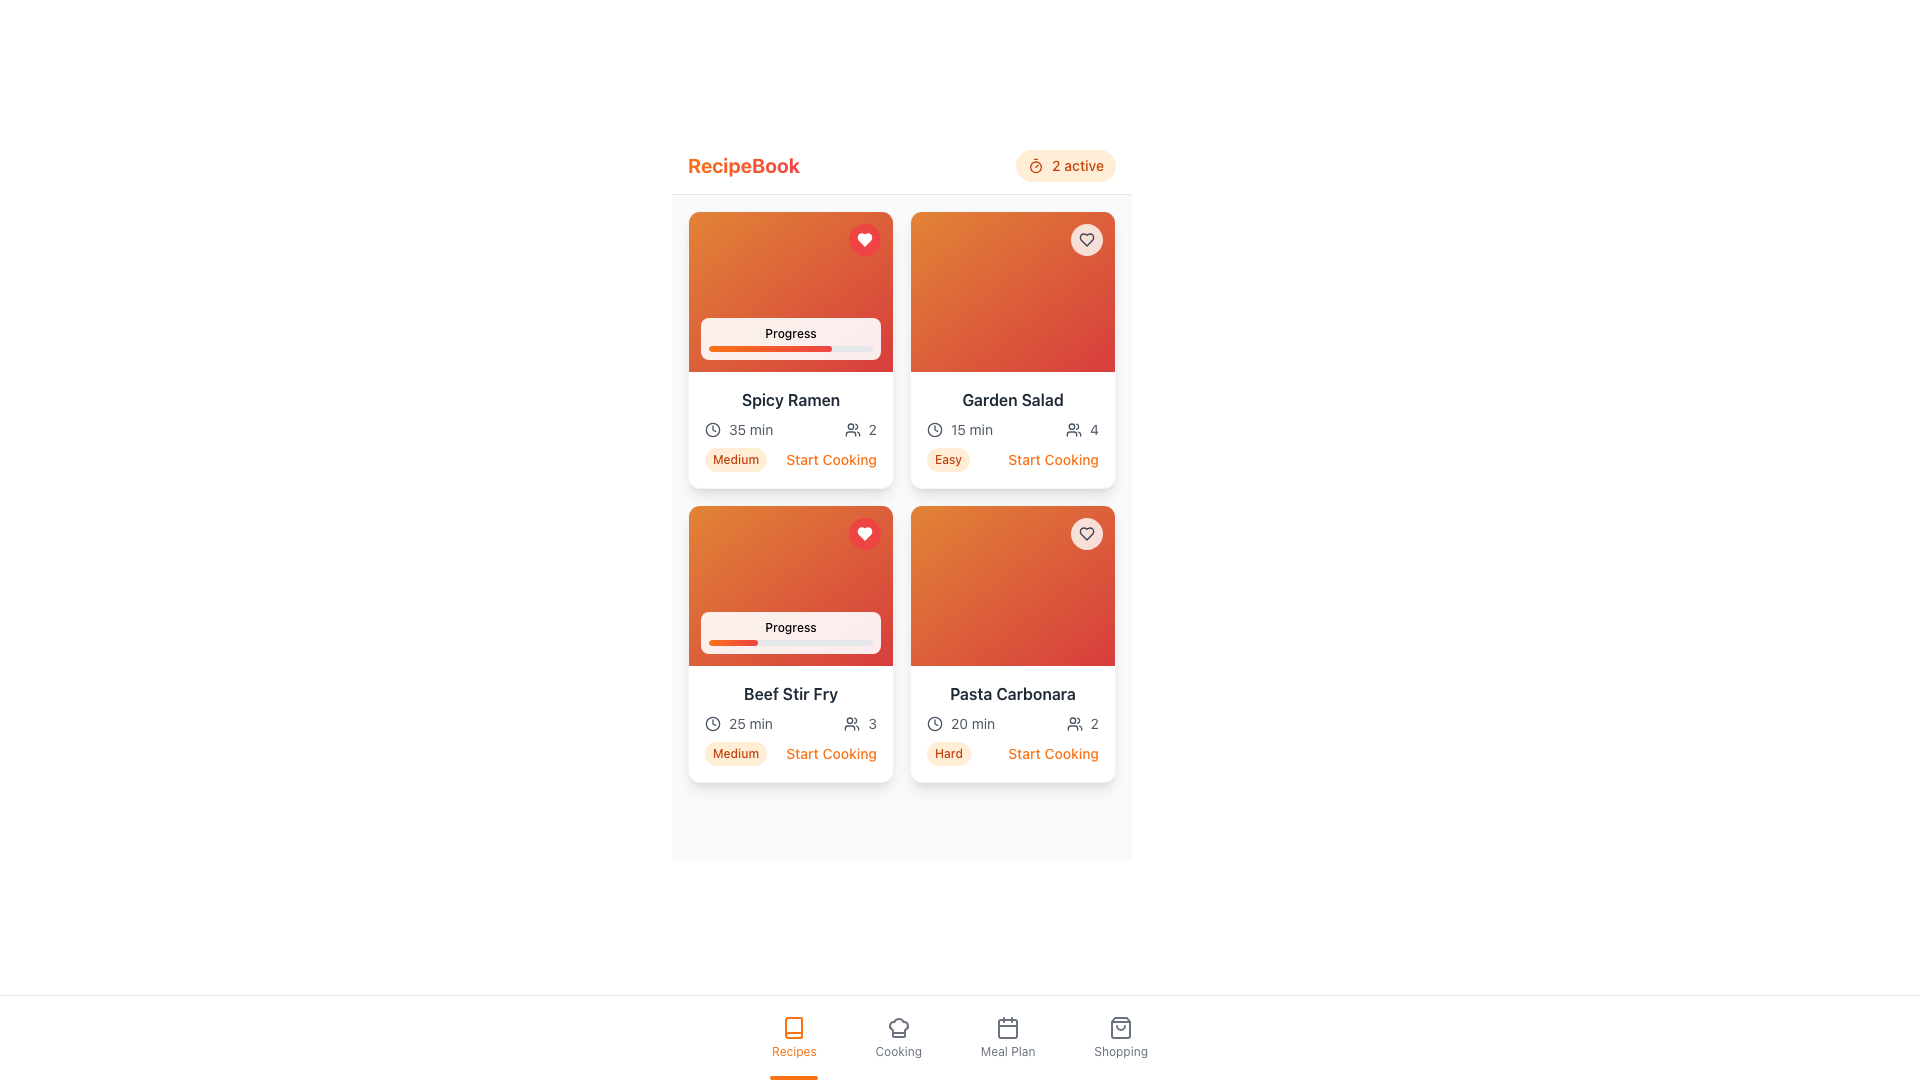 The image size is (1920, 1080). Describe the element at coordinates (790, 643) in the screenshot. I see `the horizontal progress bar element for 'Beef Stir Fry' that is filled from left to about 30% with a gradient from orange to red, located below the 'Progress' label and above the cooking details` at that location.